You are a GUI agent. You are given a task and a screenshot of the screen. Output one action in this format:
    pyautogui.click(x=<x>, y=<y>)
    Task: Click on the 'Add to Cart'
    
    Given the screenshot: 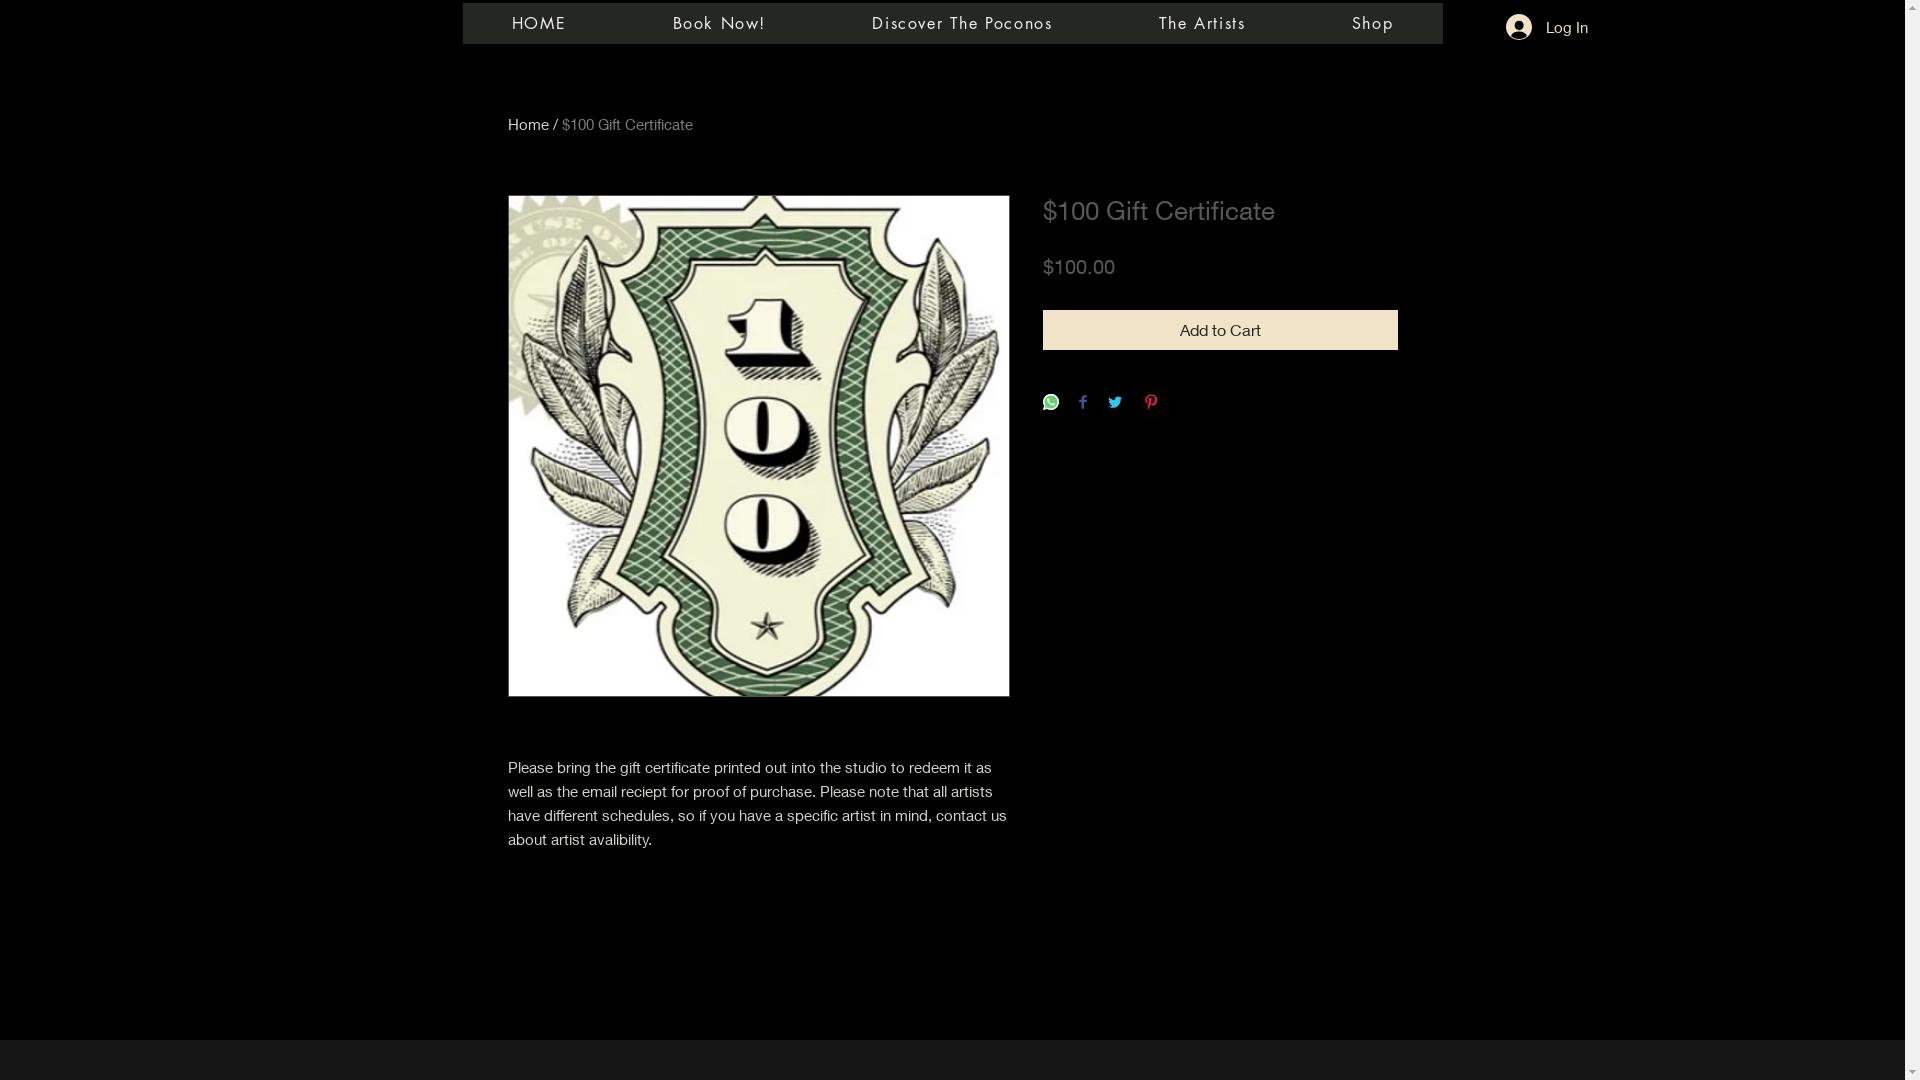 What is the action you would take?
    pyautogui.click(x=1218, y=329)
    